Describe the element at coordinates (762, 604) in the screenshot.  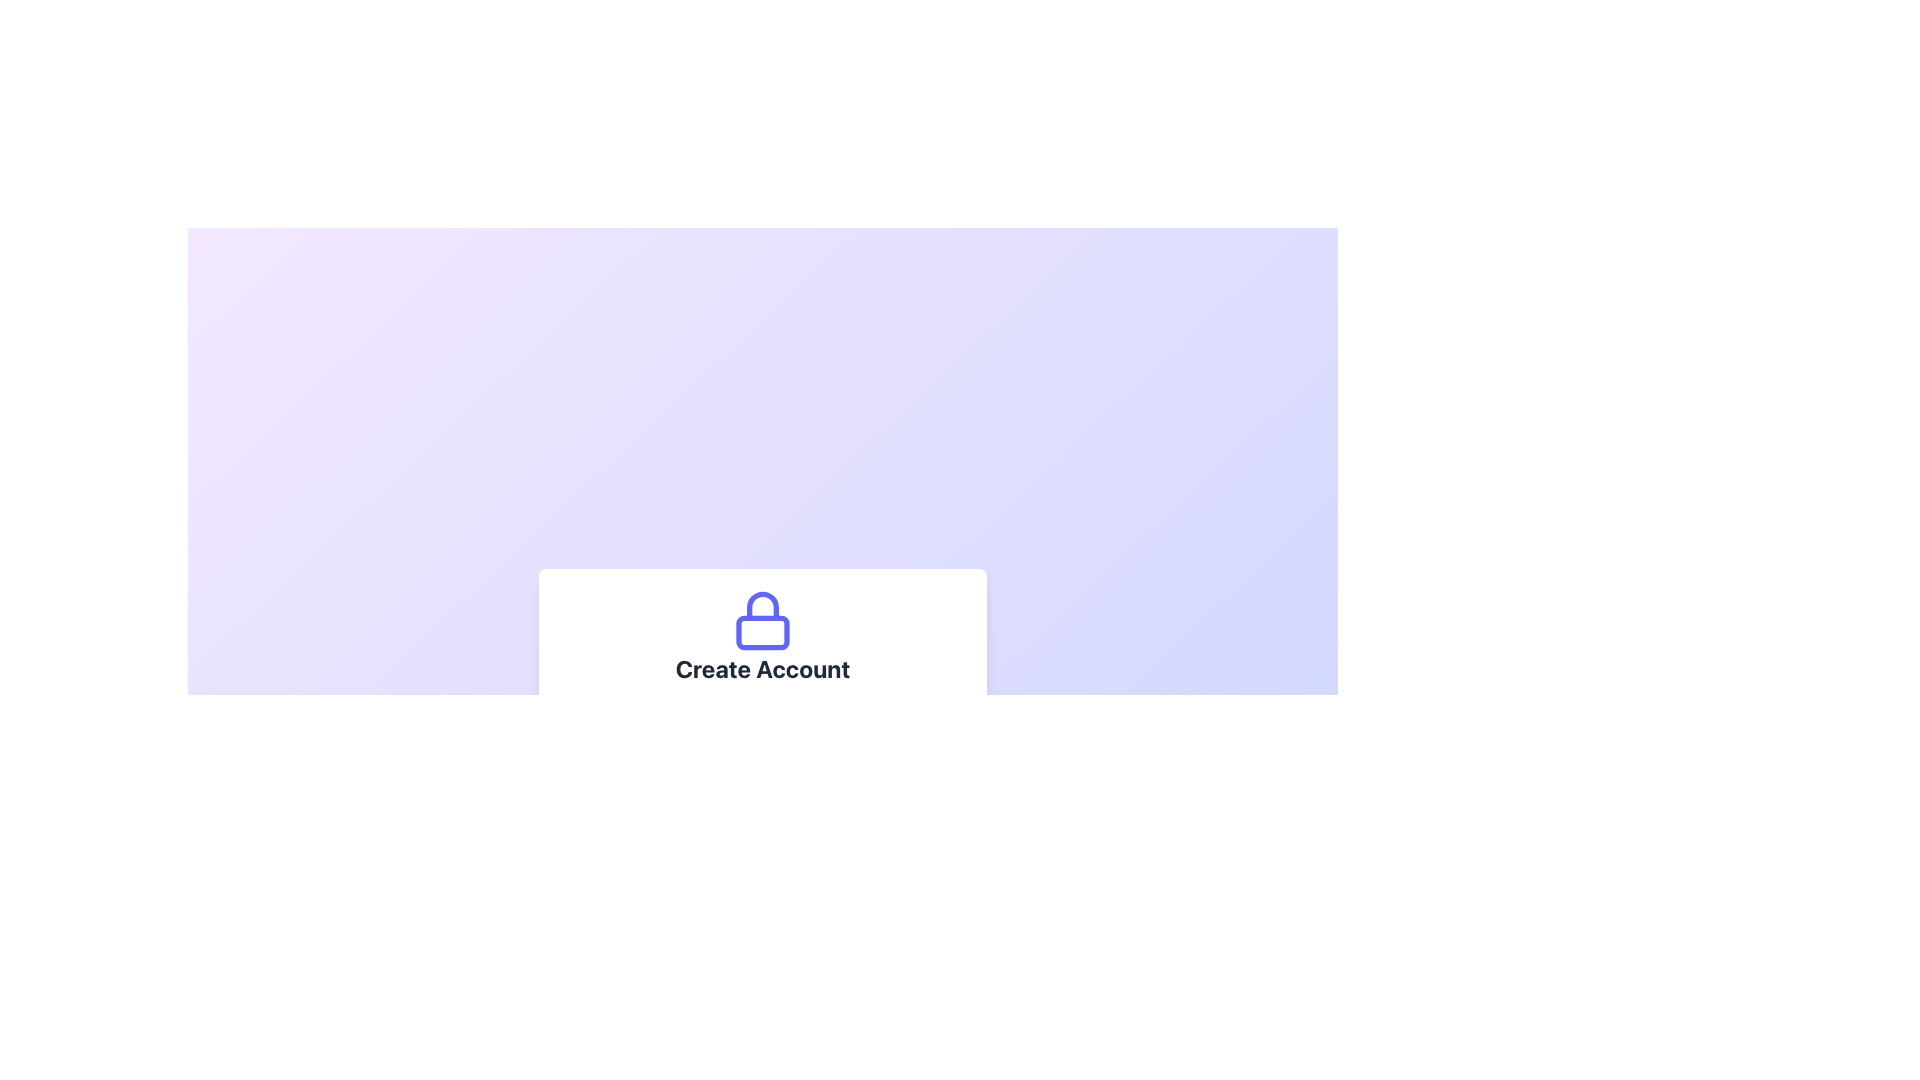
I see `the decorative graphical icon component that indicates a secure account creation process, positioned above the lock icon and centered horizontally above the 'Create Account' text` at that location.